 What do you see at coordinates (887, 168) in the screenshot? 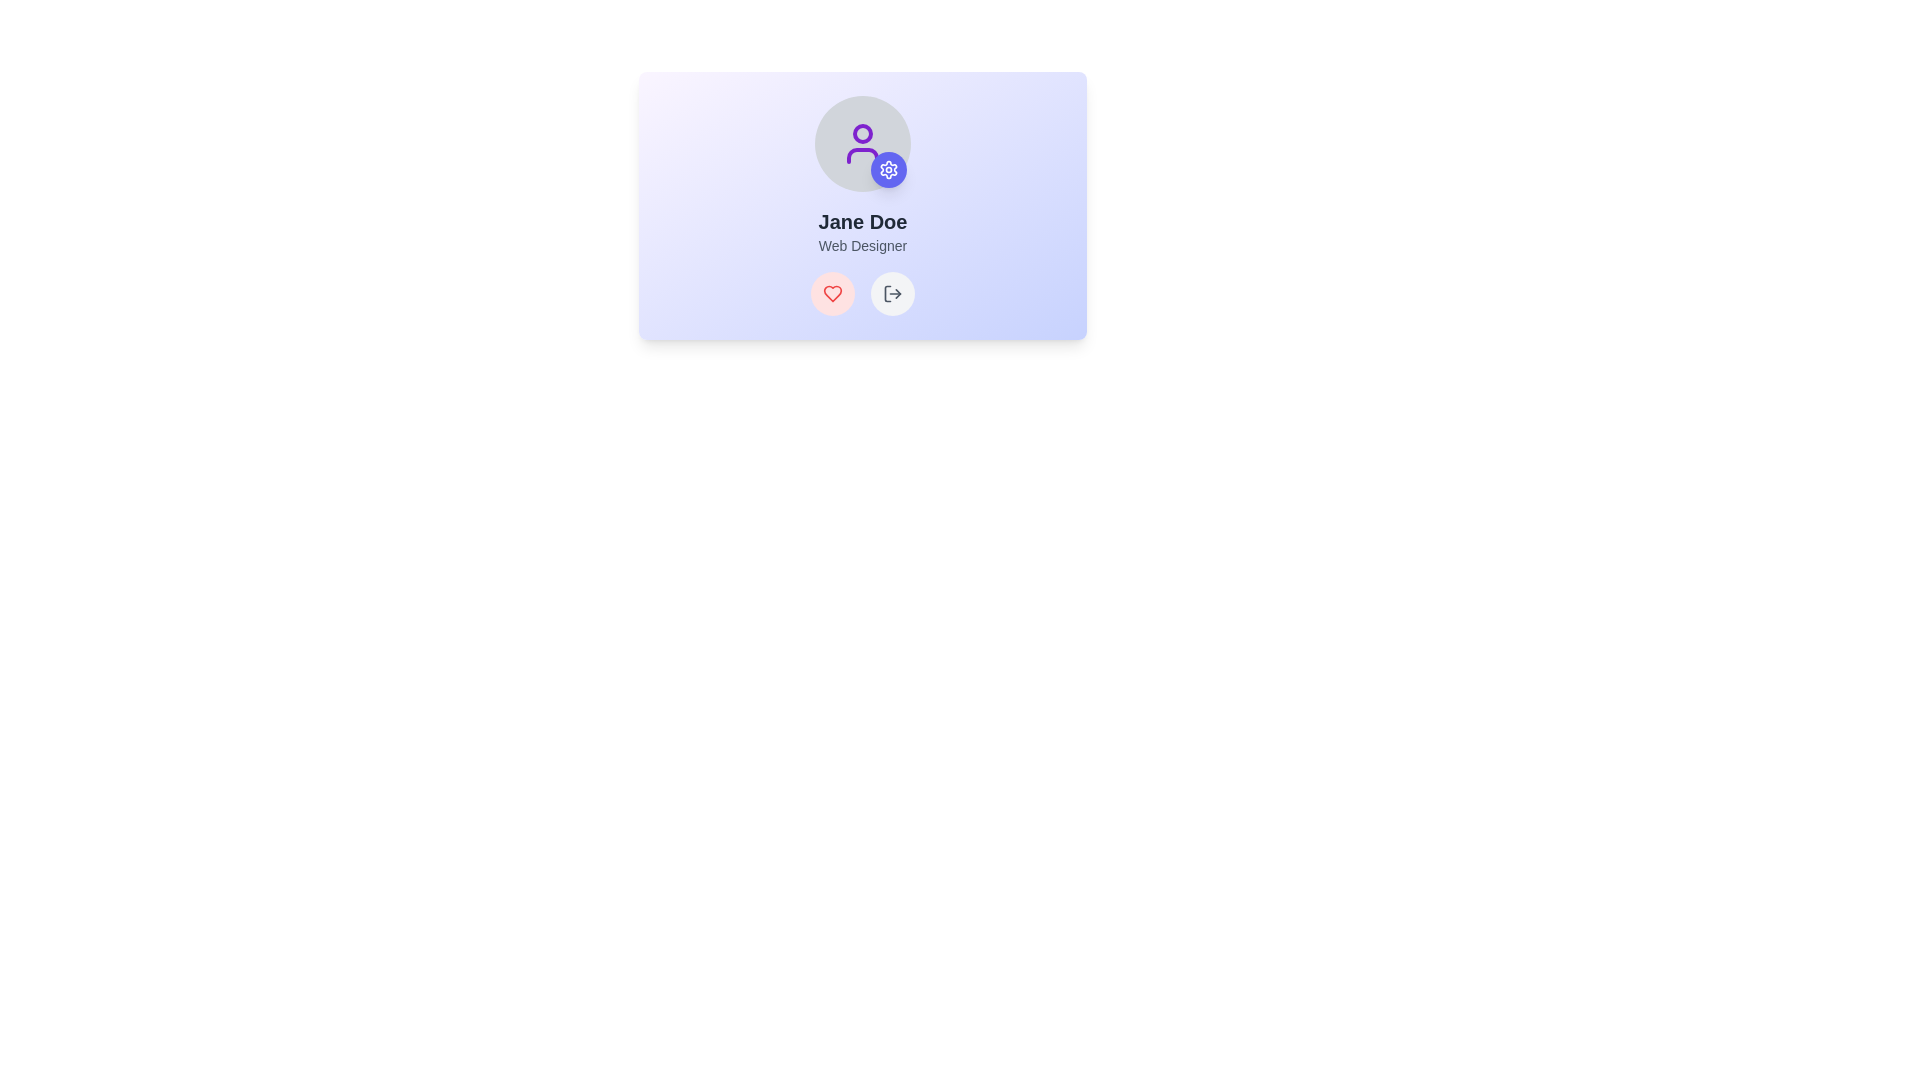
I see `the settings button located in the bottom-right corner of the circular avatar` at bounding box center [887, 168].